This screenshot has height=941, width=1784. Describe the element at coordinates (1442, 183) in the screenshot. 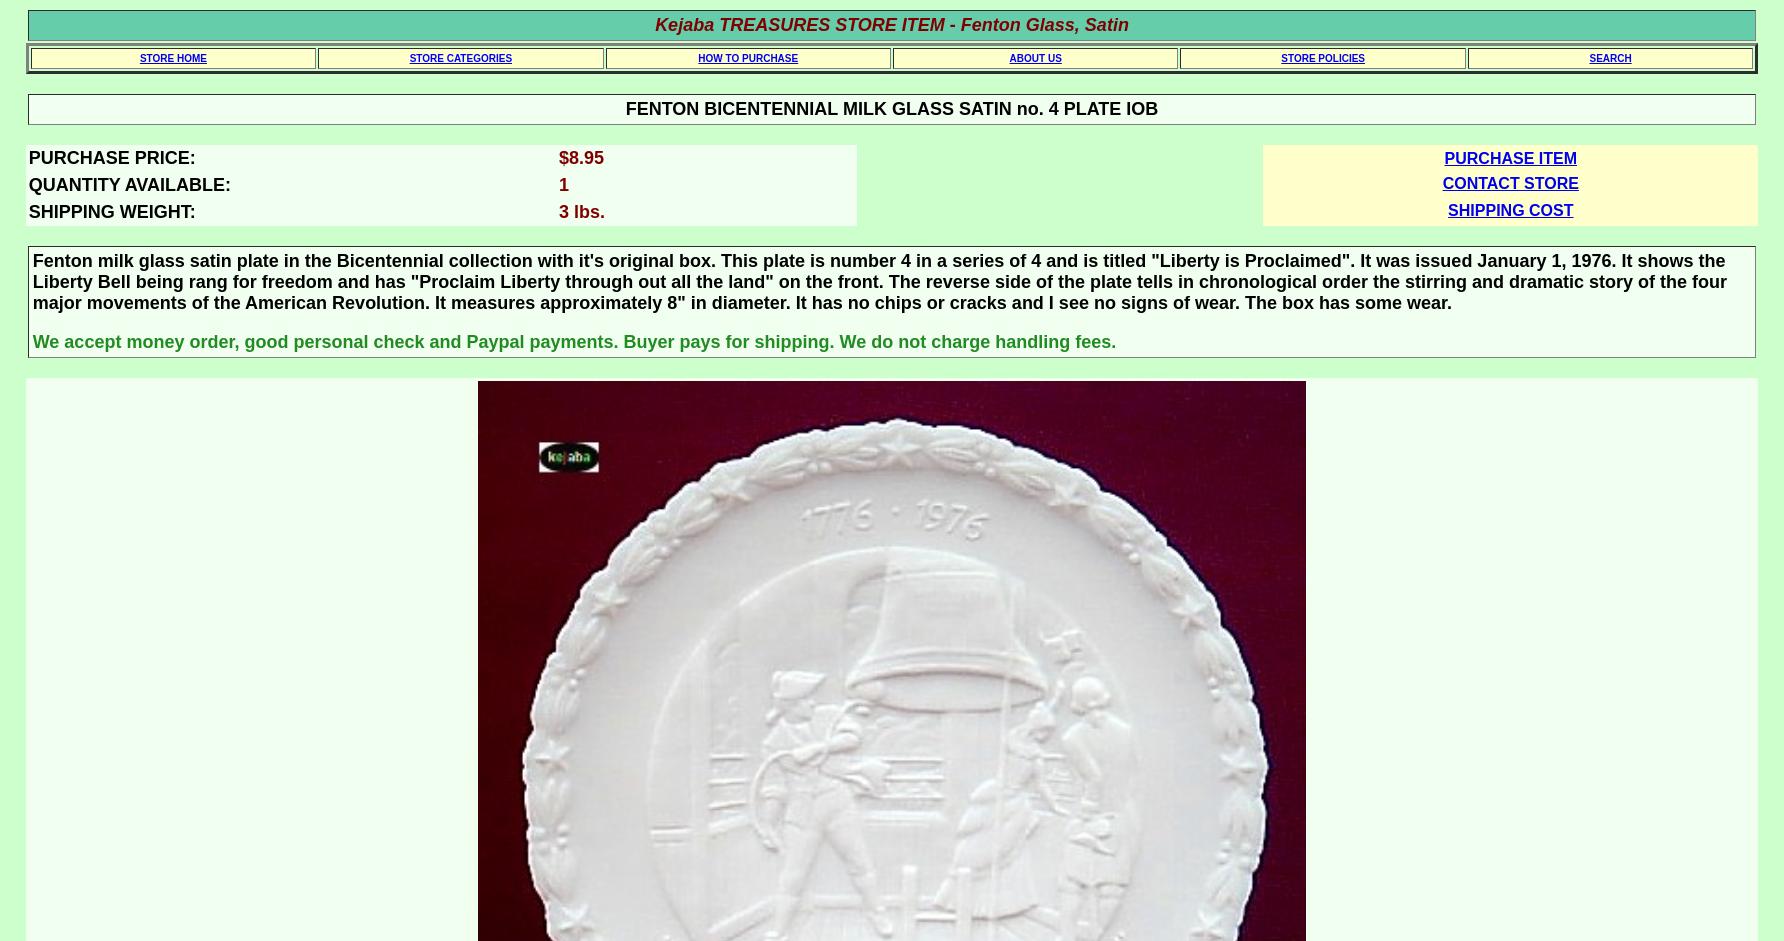

I see `'CONTACT STORE'` at that location.